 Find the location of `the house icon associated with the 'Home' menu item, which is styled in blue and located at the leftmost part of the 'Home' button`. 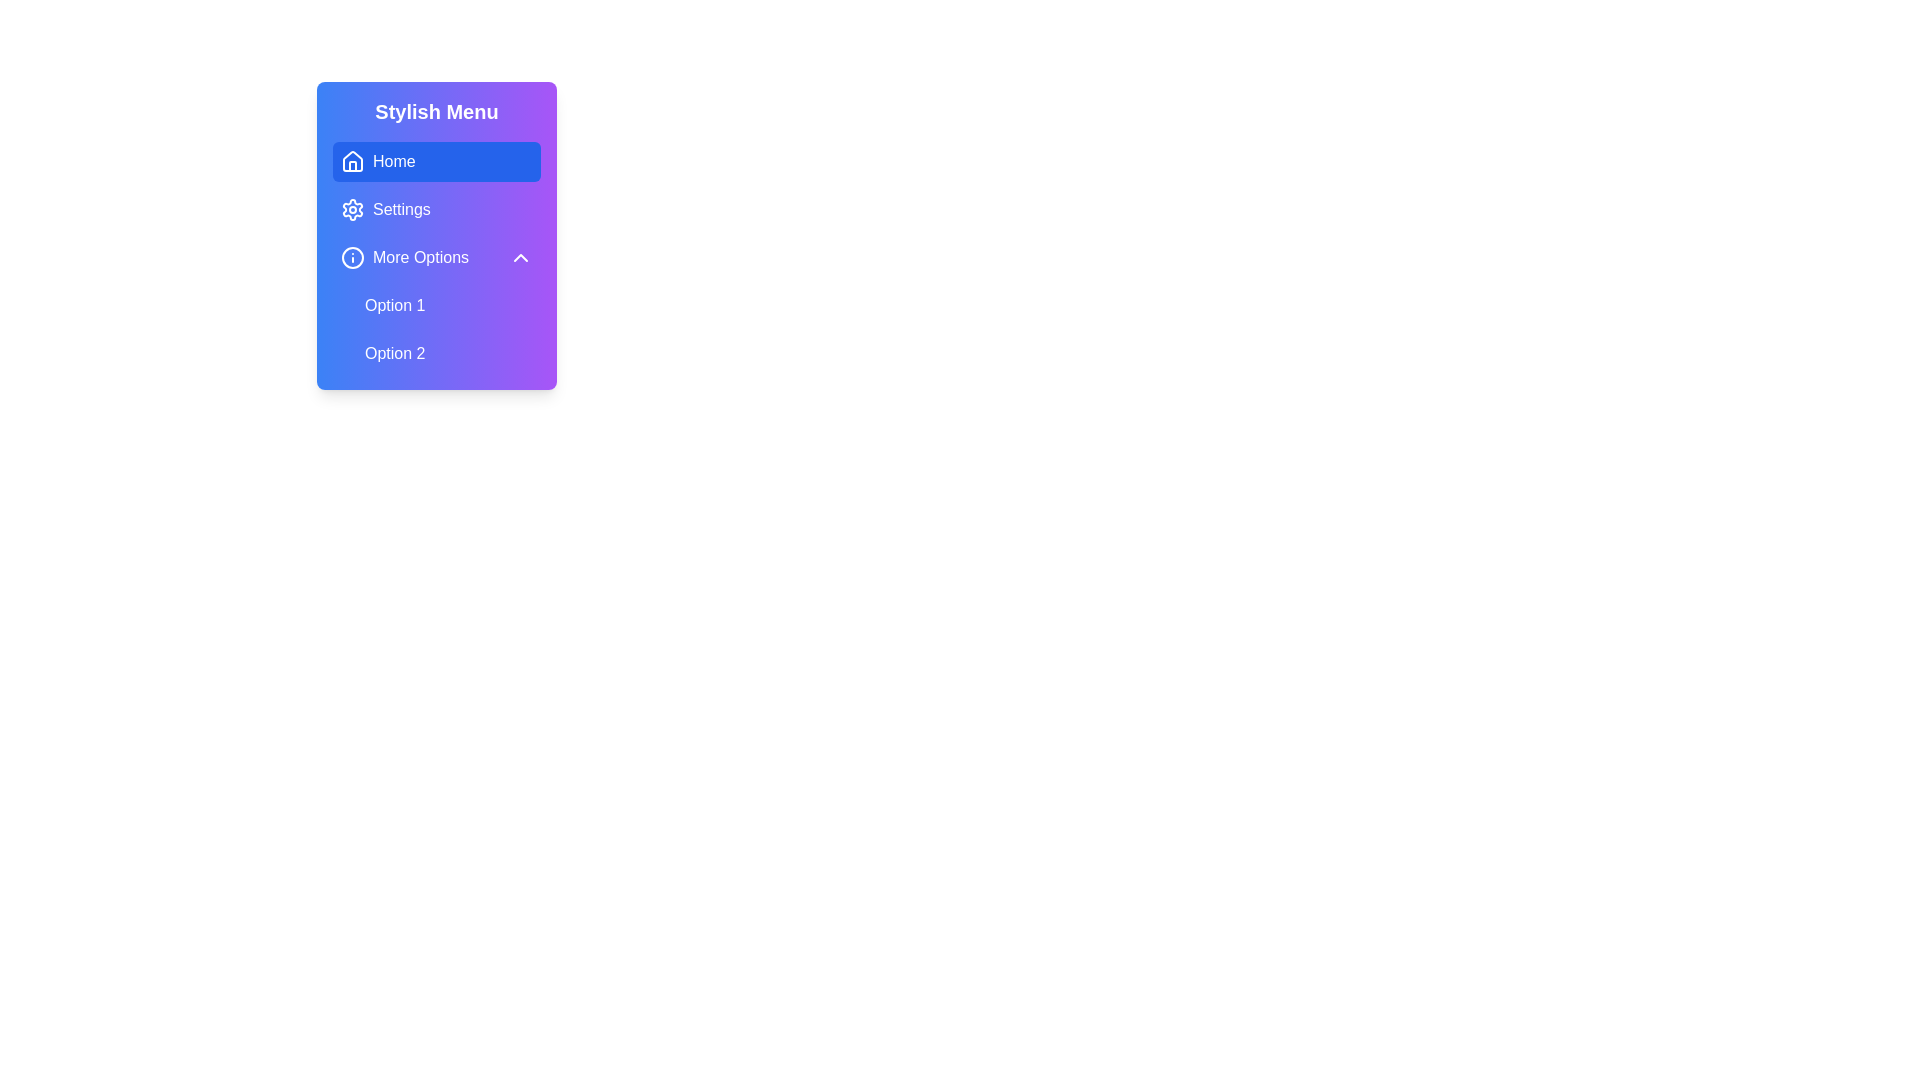

the house icon associated with the 'Home' menu item, which is styled in blue and located at the leftmost part of the 'Home' button is located at coordinates (353, 161).